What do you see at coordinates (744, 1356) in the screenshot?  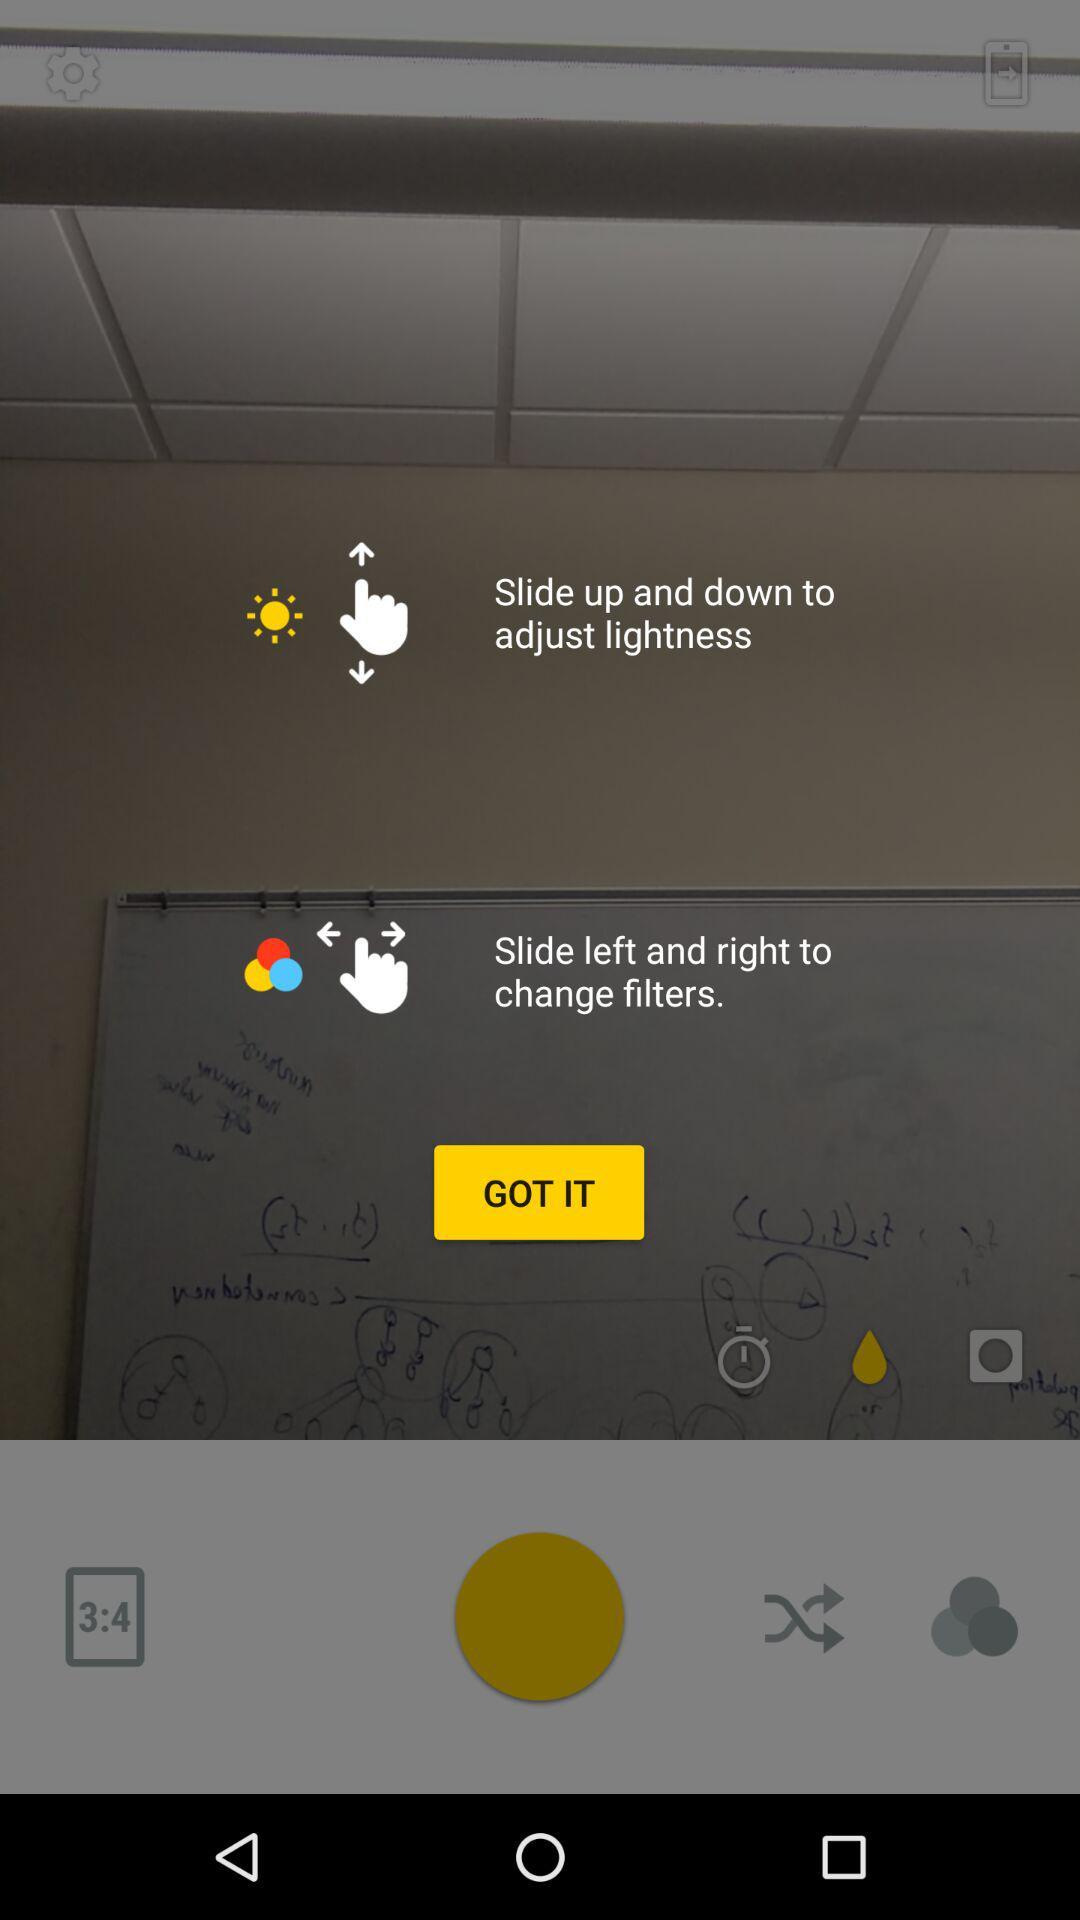 I see `the time icon` at bounding box center [744, 1356].